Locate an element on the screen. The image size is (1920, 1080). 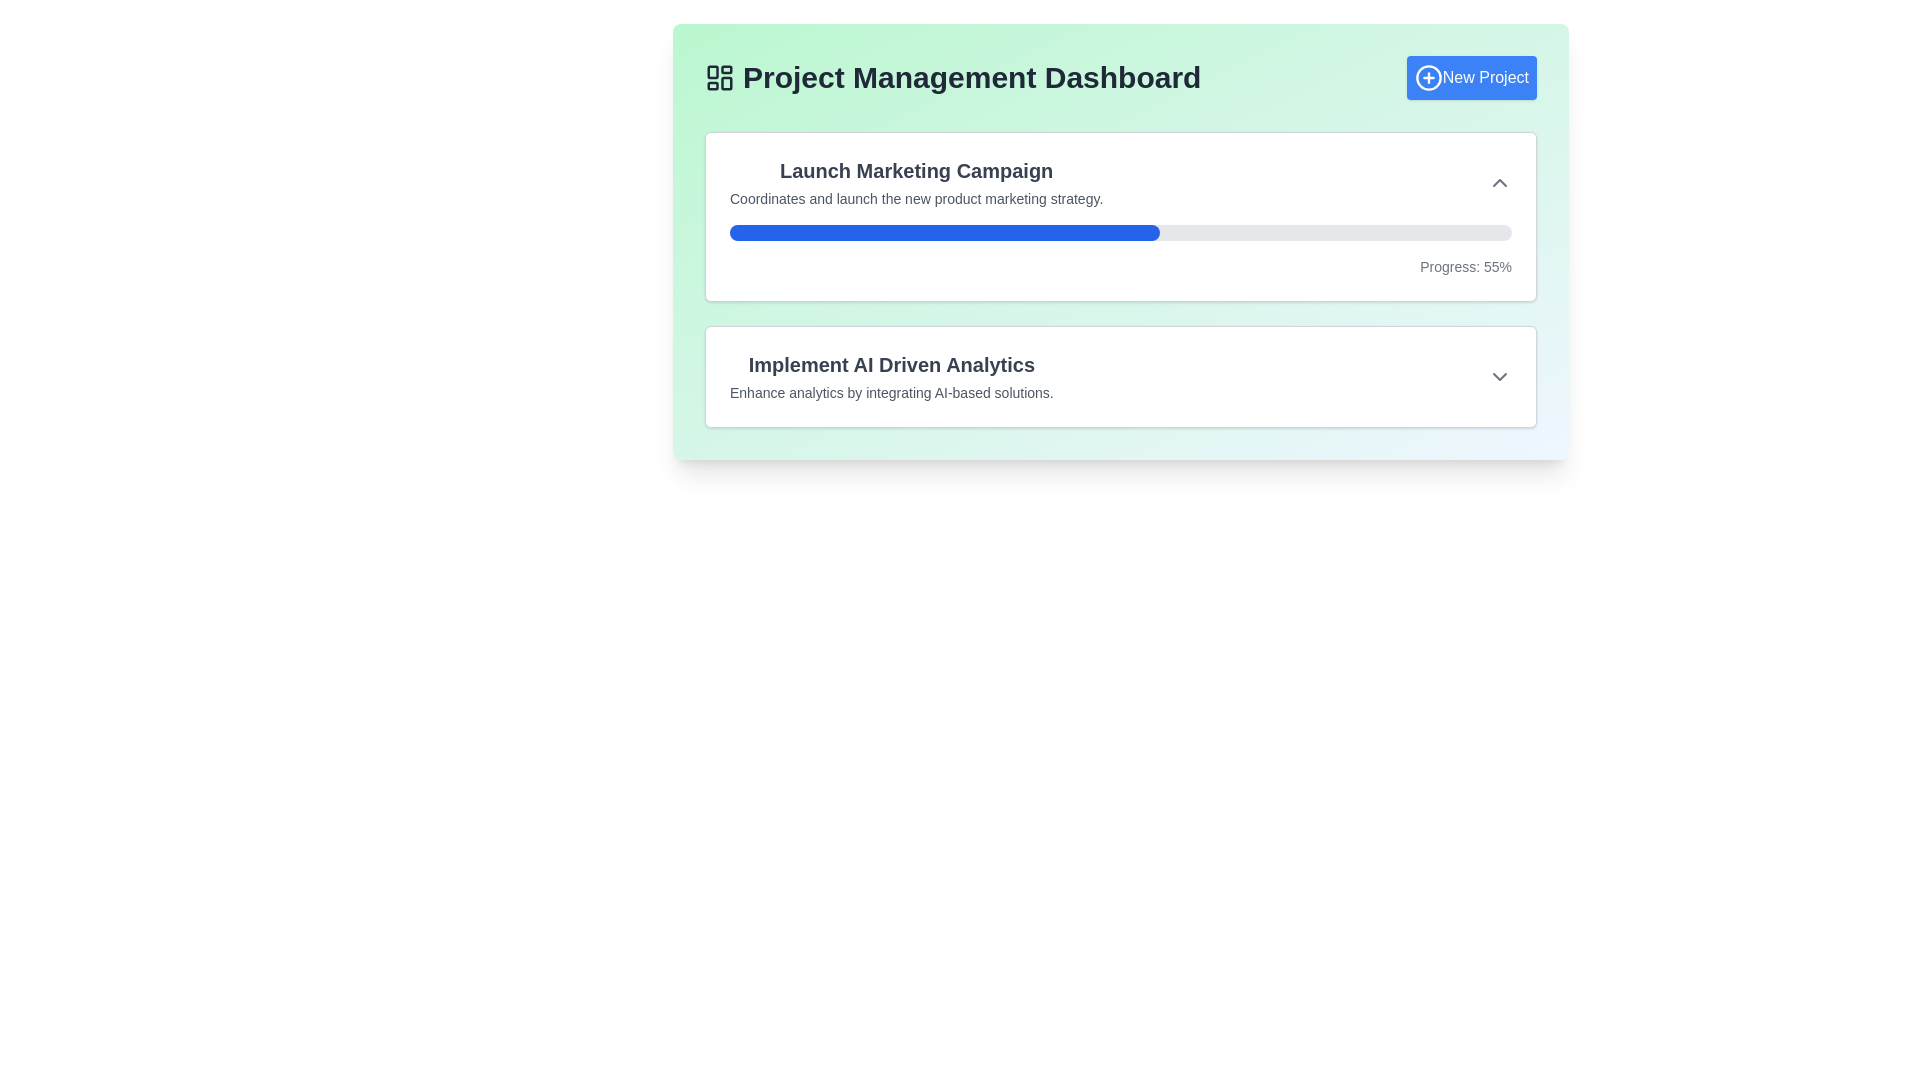
the Chevron-up icon located in the upper-right area of the 'Launch Marketing Campaign' card is located at coordinates (1499, 182).